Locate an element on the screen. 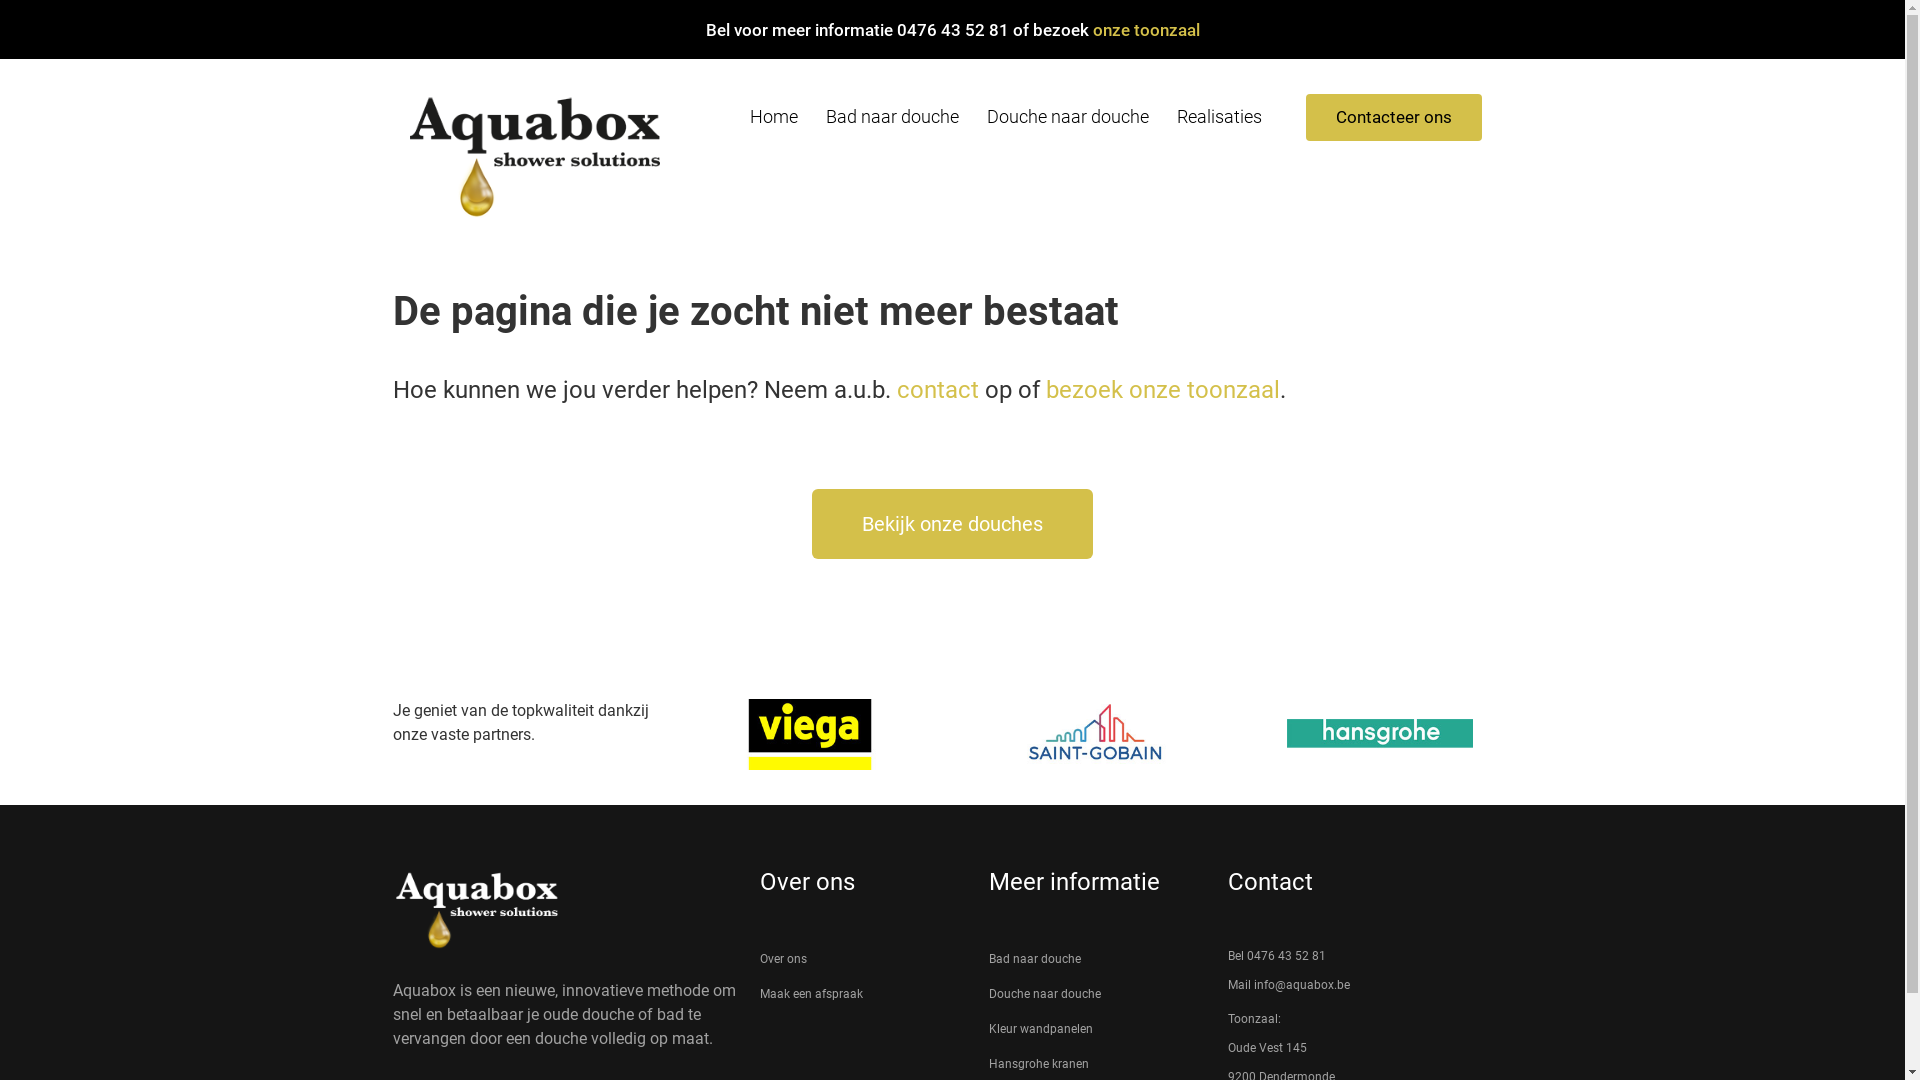 The width and height of the screenshot is (1920, 1080). 'Bekijk onze douches' is located at coordinates (811, 523).